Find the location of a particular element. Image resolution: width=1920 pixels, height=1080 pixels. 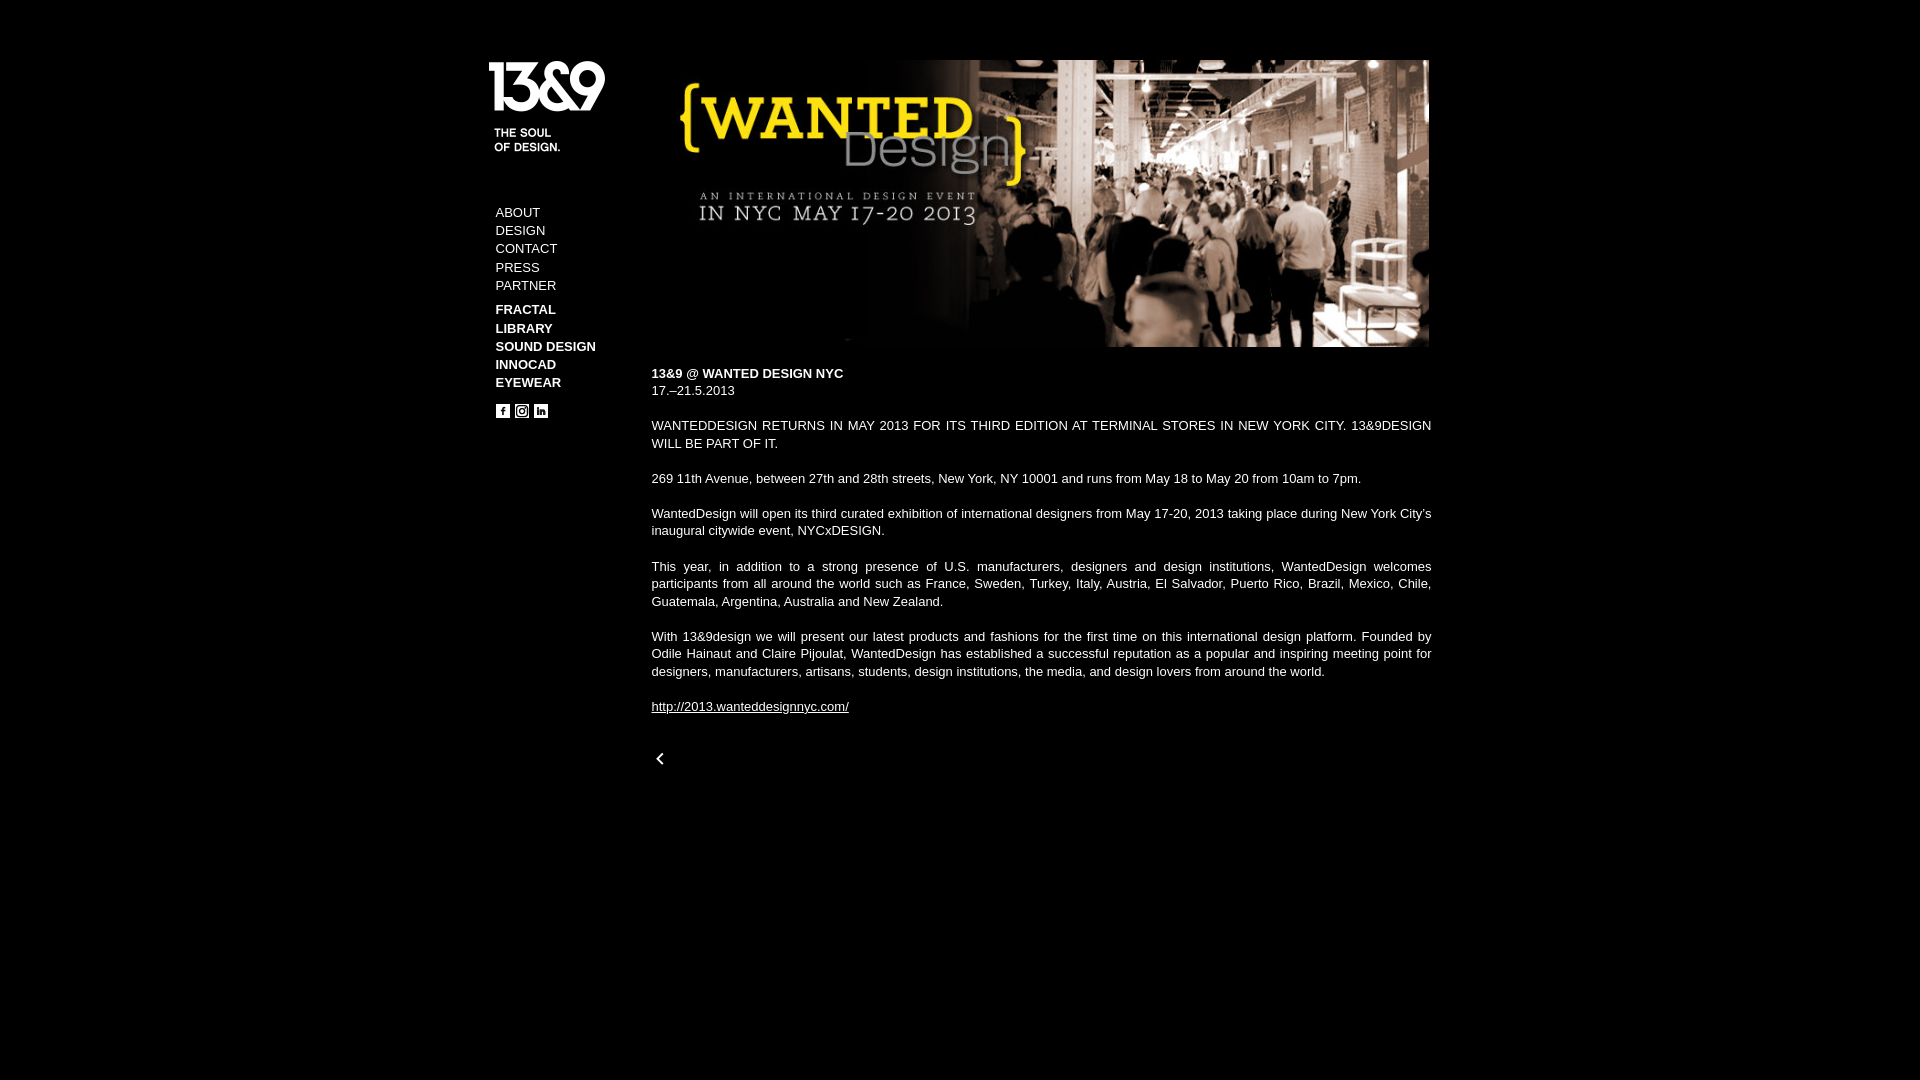

'http://2013.wanteddesignnyc.com/' is located at coordinates (749, 705).